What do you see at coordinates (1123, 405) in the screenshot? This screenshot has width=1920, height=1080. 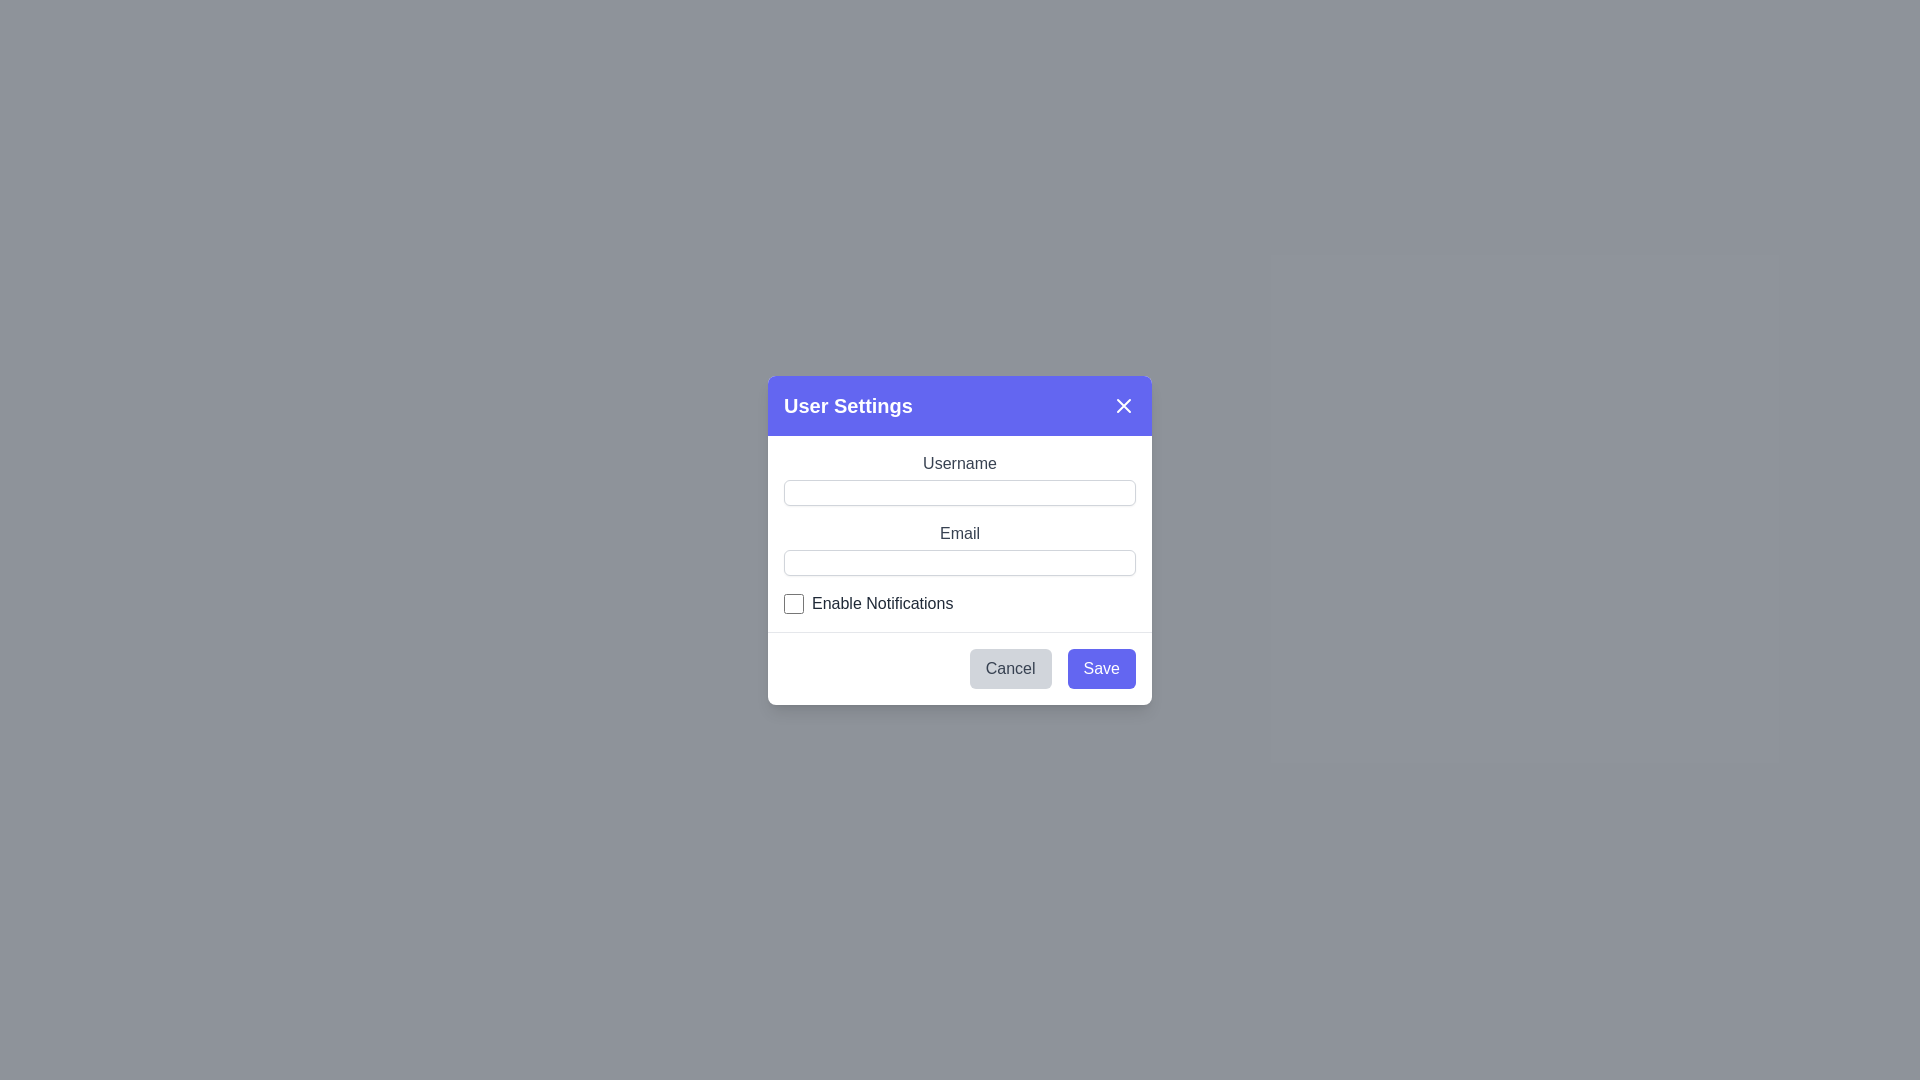 I see `the close button (X icon) located at the top-right corner of the 'User Settings' modal` at bounding box center [1123, 405].